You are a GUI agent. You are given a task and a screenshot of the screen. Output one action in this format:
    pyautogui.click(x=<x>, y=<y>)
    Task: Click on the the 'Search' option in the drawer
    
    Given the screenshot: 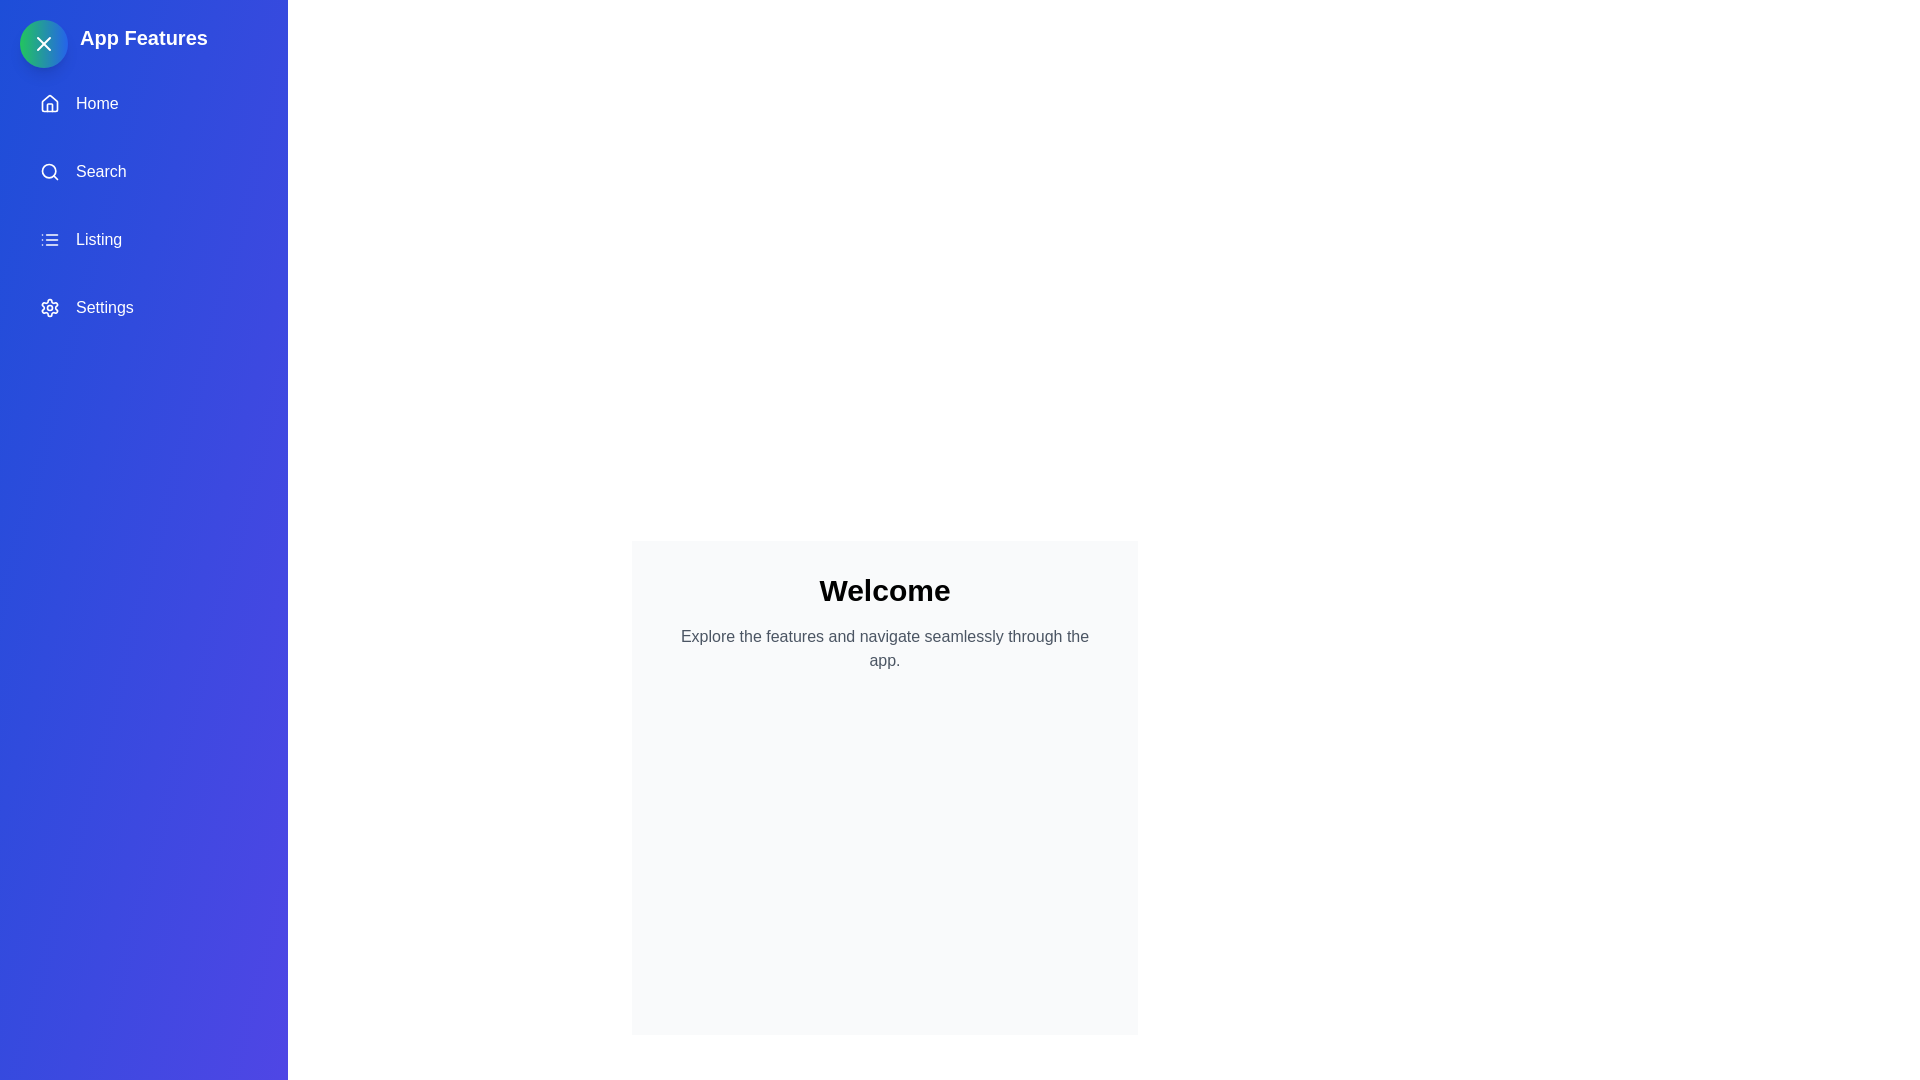 What is the action you would take?
    pyautogui.click(x=143, y=171)
    